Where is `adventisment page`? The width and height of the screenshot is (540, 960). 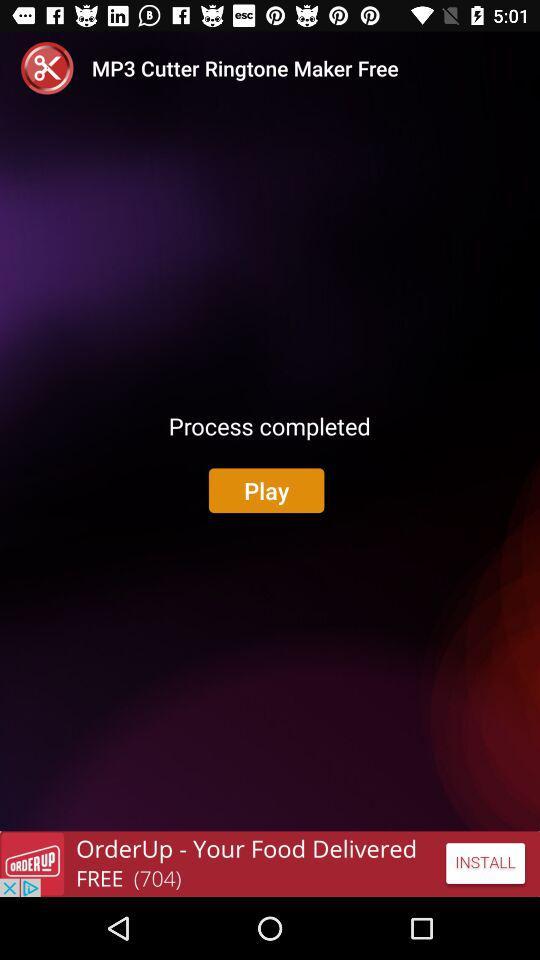 adventisment page is located at coordinates (270, 863).